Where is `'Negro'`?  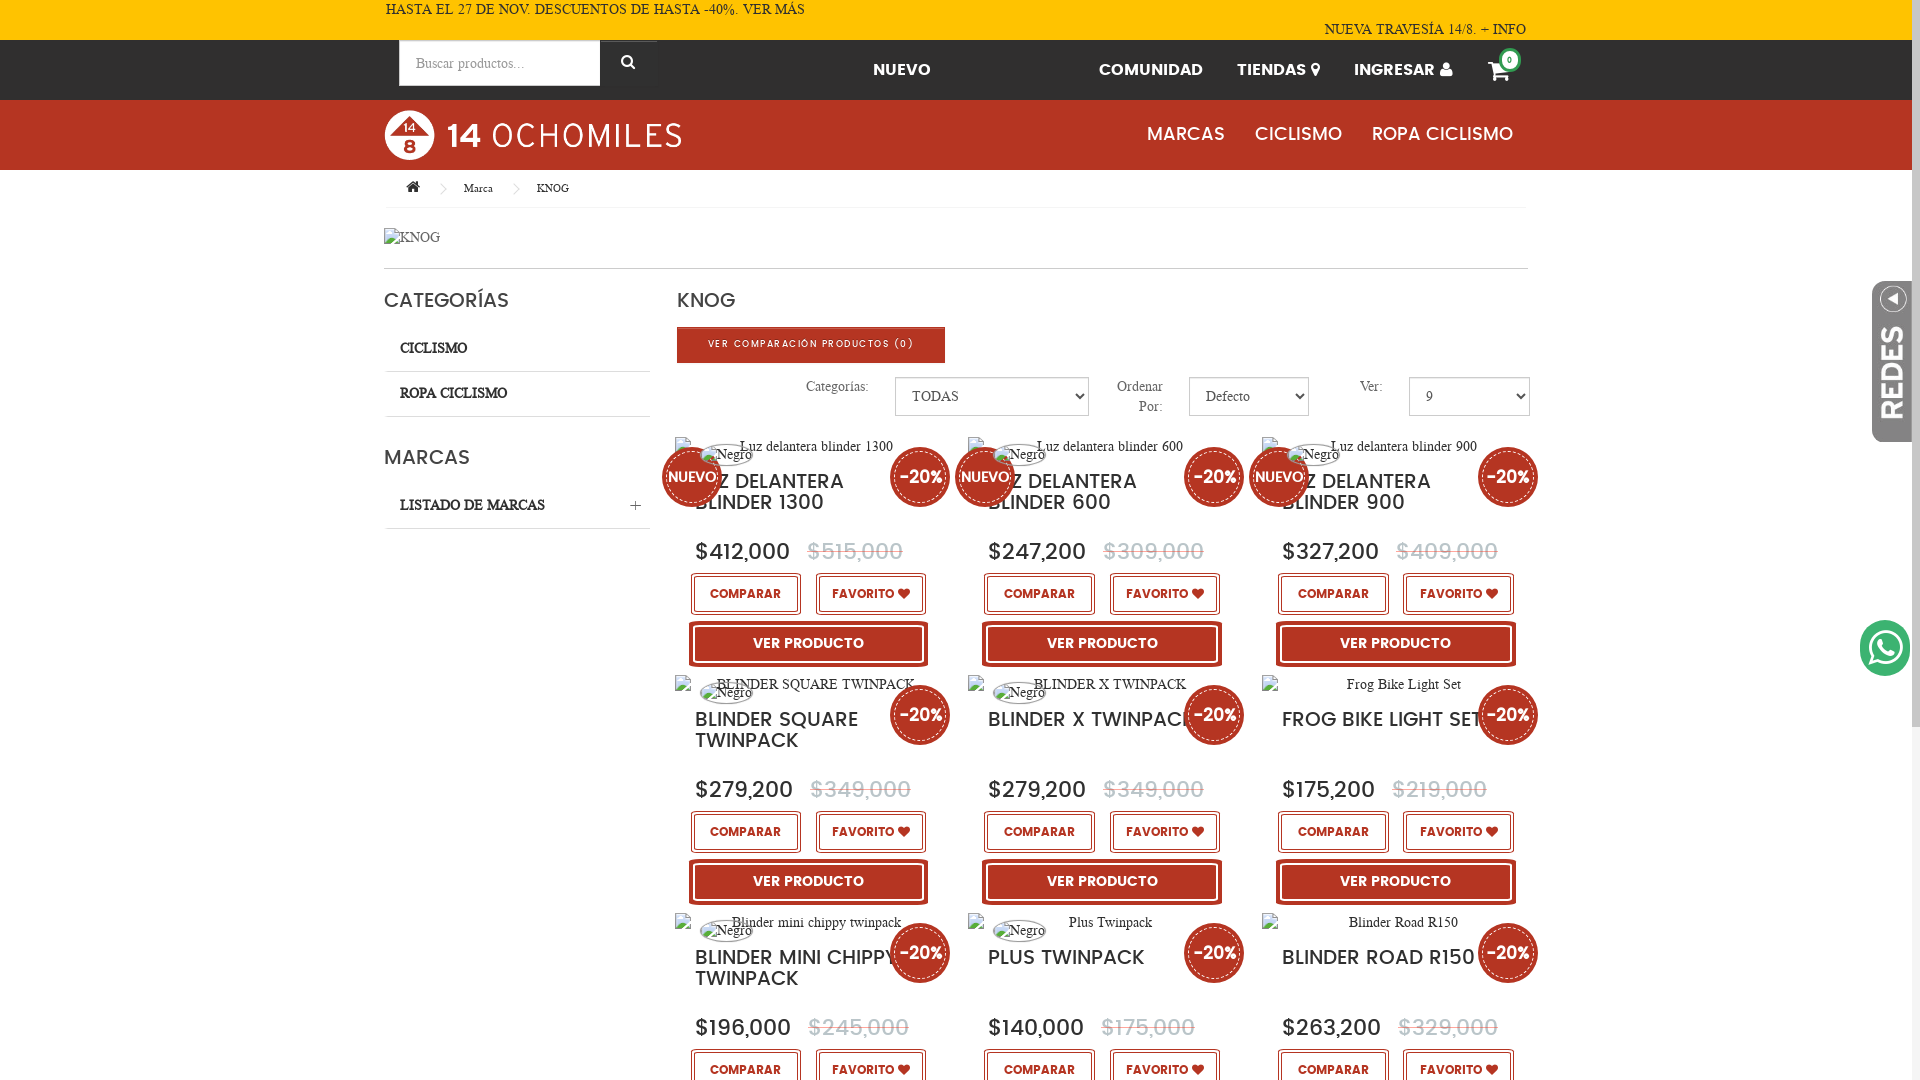 'Negro' is located at coordinates (700, 454).